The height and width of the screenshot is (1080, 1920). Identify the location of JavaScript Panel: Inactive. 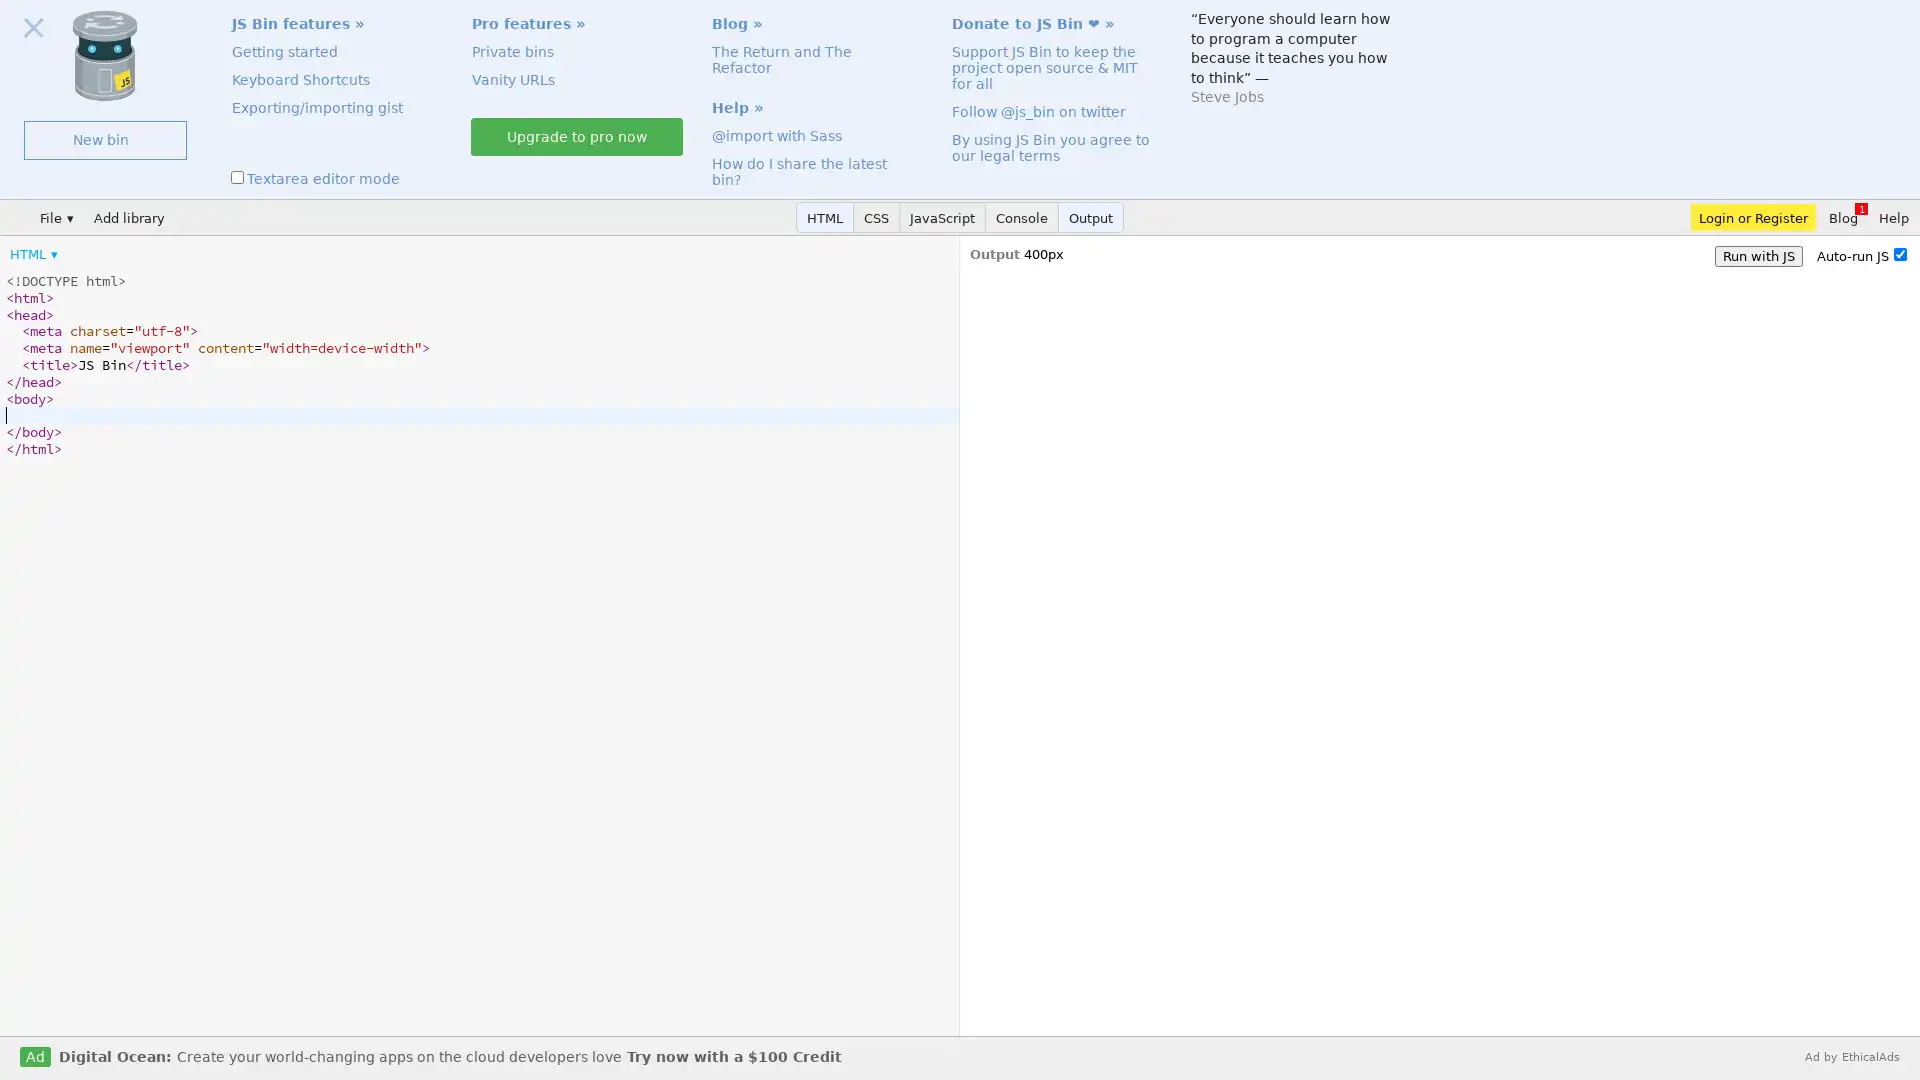
(941, 217).